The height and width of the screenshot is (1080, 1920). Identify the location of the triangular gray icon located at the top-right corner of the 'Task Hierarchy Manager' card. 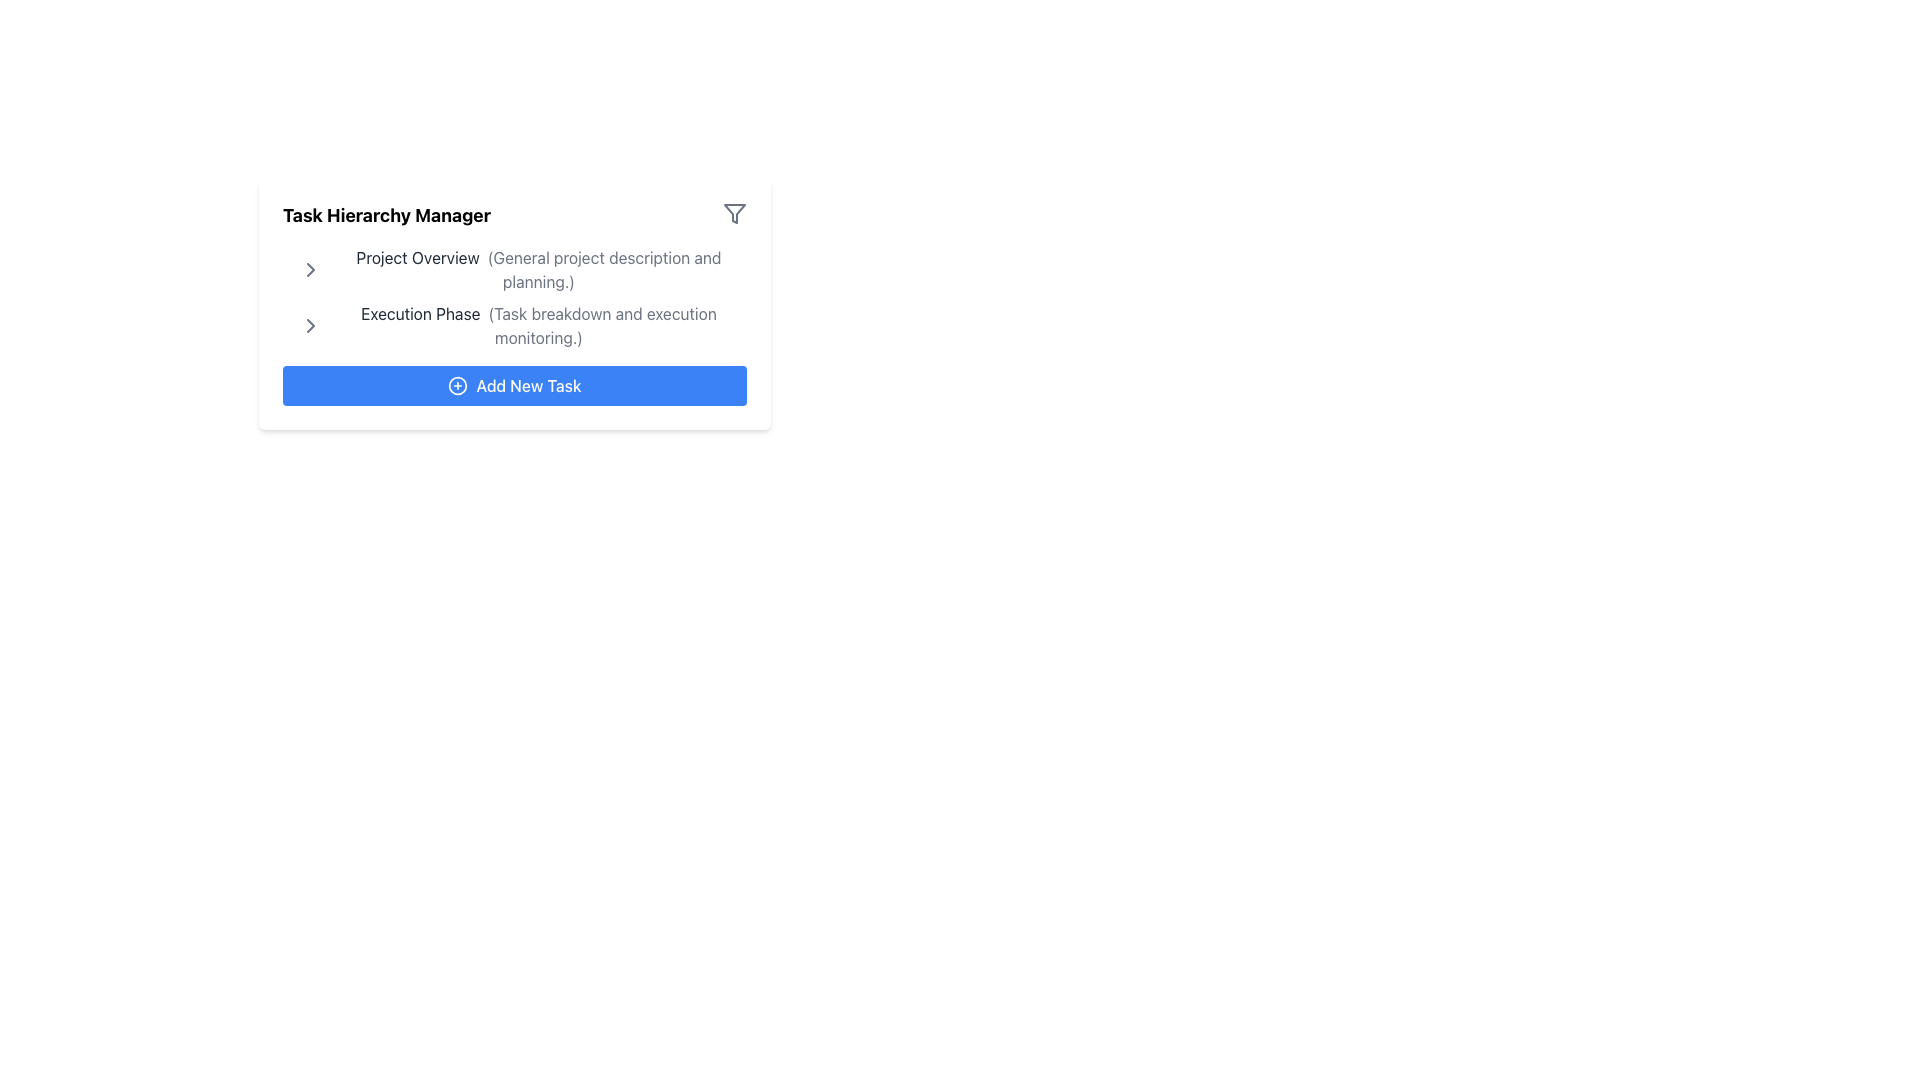
(733, 213).